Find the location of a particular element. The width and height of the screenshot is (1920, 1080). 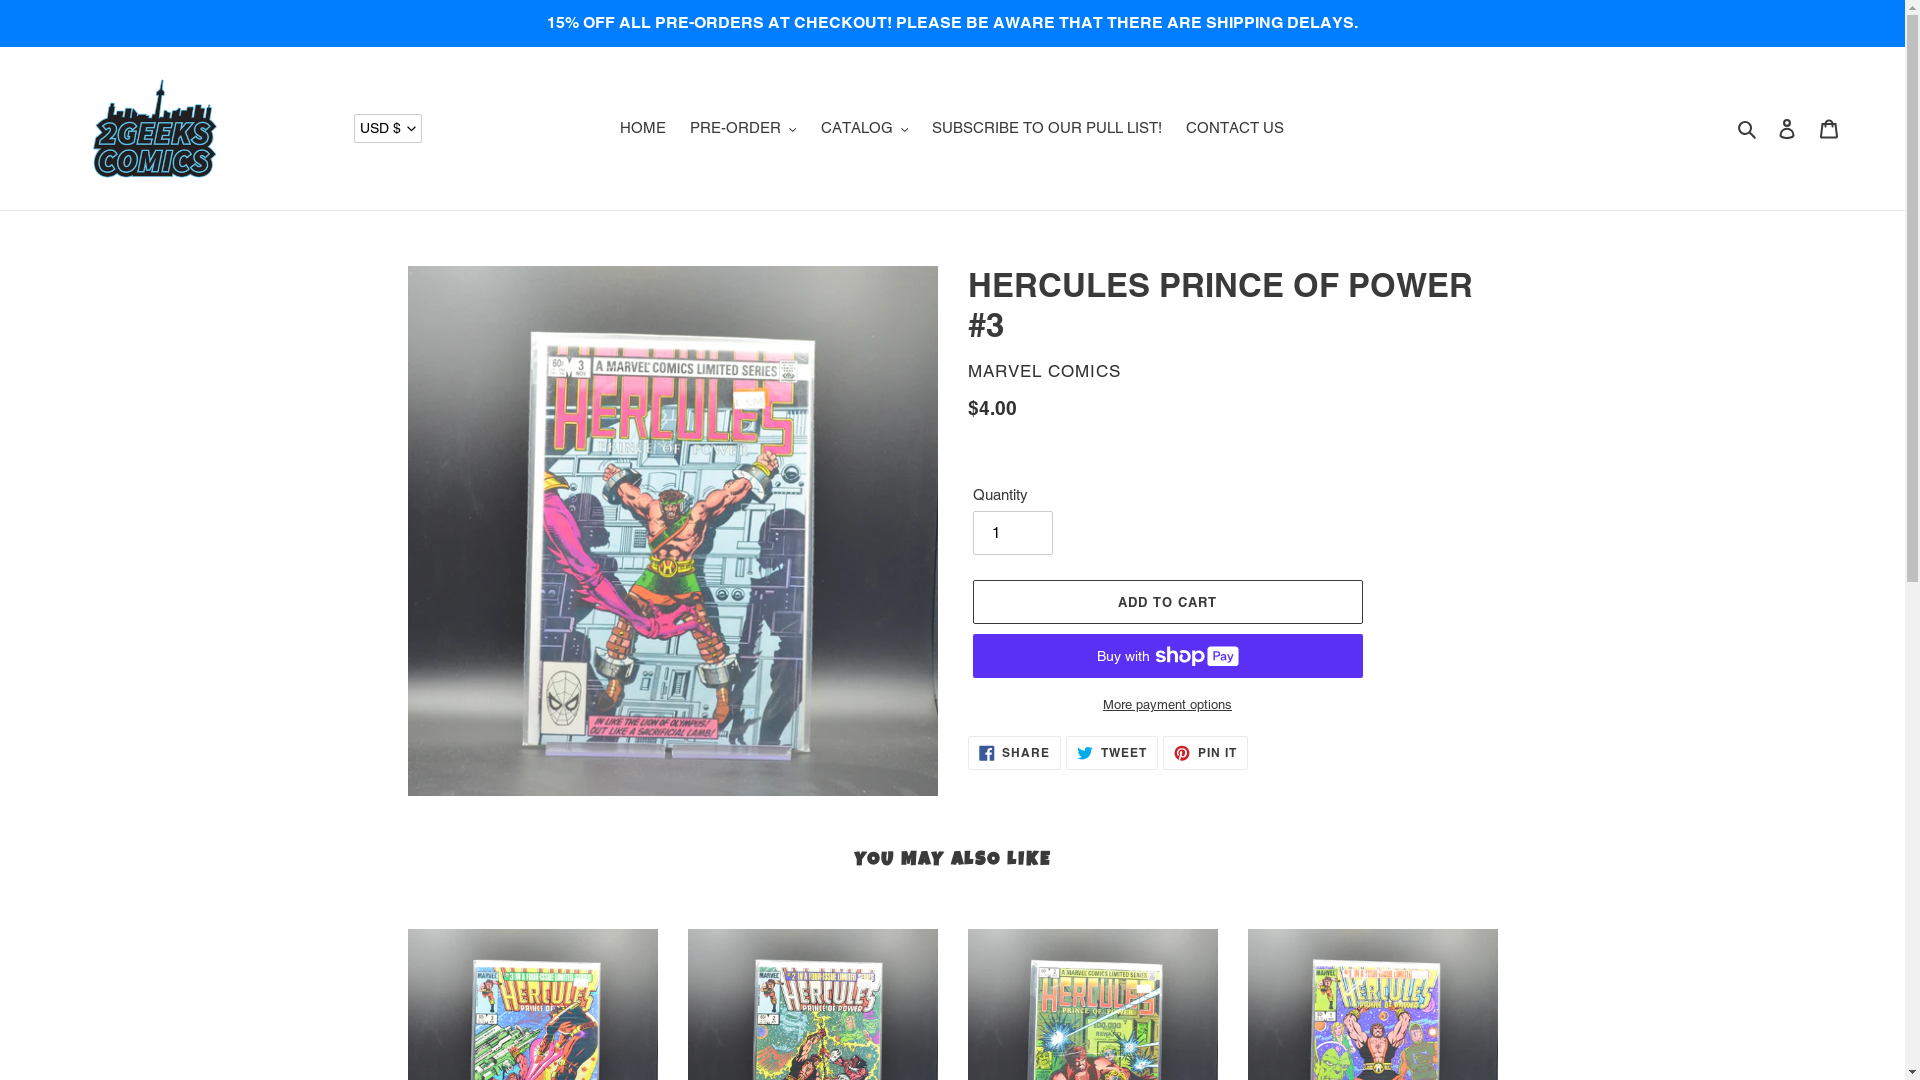

'Log in' is located at coordinates (1766, 128).